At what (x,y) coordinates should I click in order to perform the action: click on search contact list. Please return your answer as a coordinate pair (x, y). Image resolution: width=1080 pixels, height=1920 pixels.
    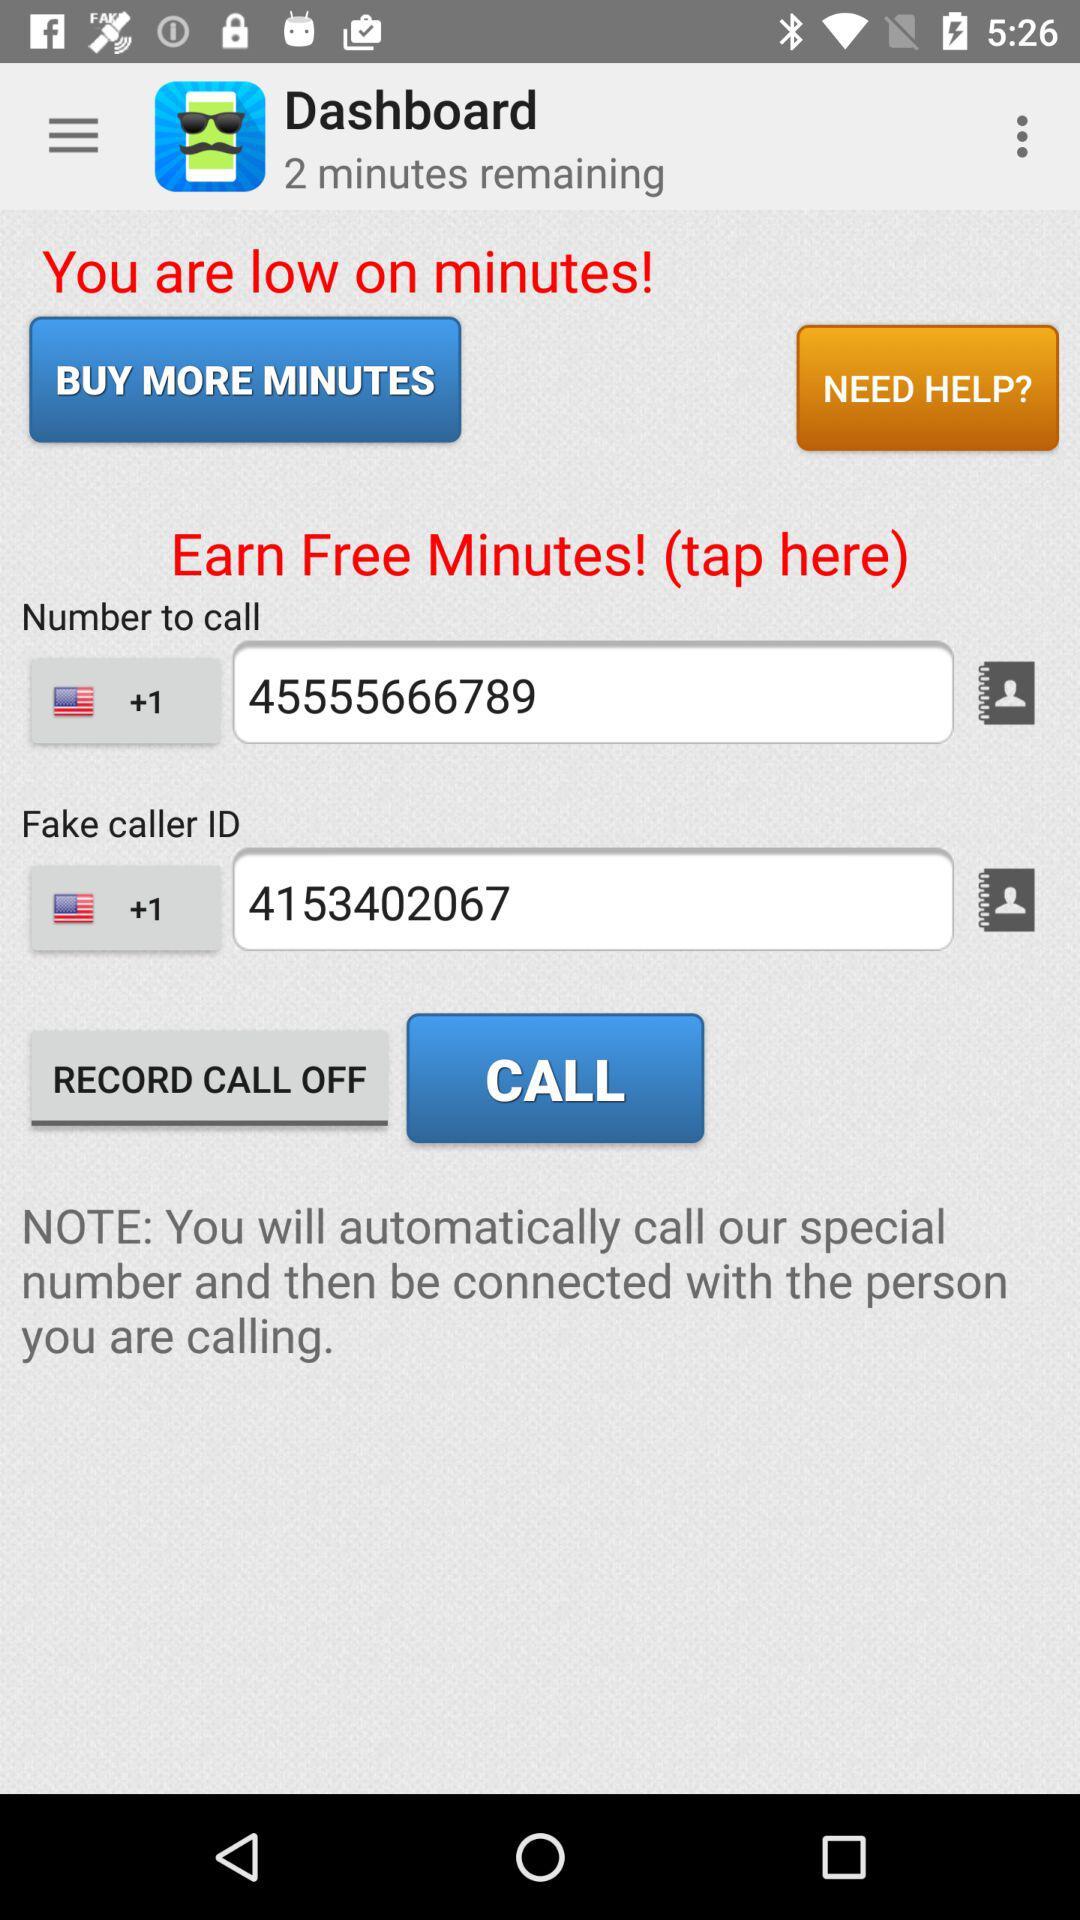
    Looking at the image, I should click on (1006, 899).